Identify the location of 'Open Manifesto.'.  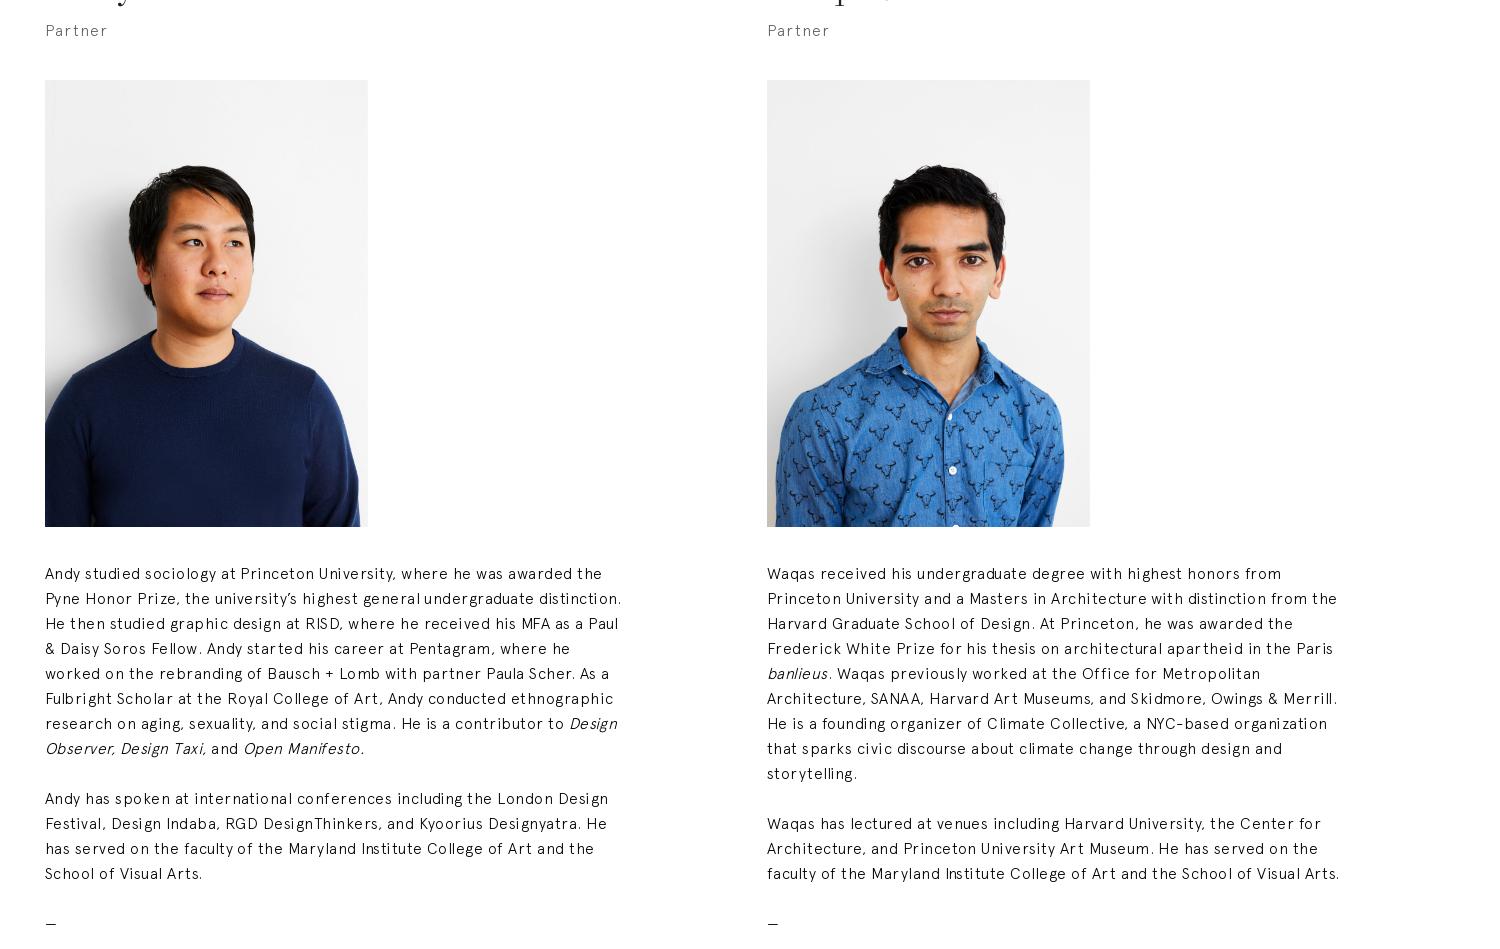
(303, 746).